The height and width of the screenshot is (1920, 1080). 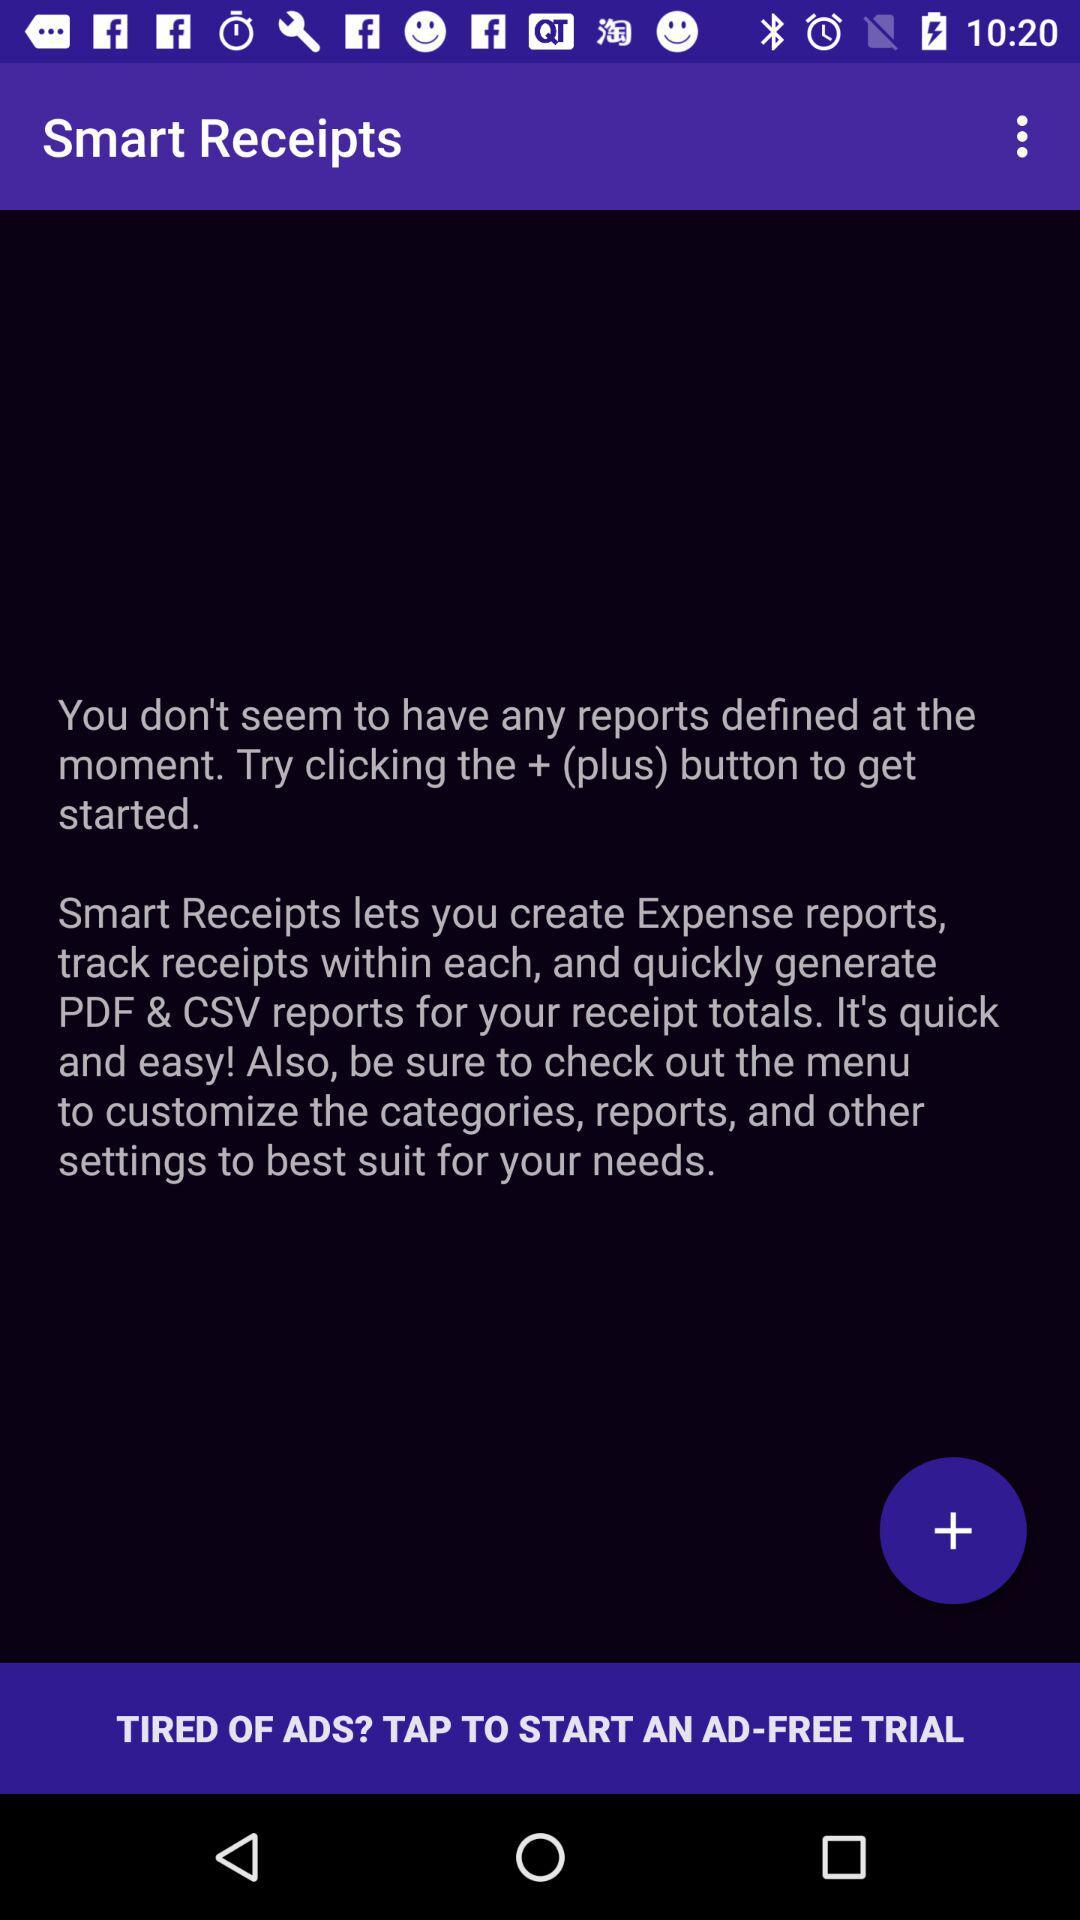 I want to click on the icon at the bottom right corner, so click(x=952, y=1529).